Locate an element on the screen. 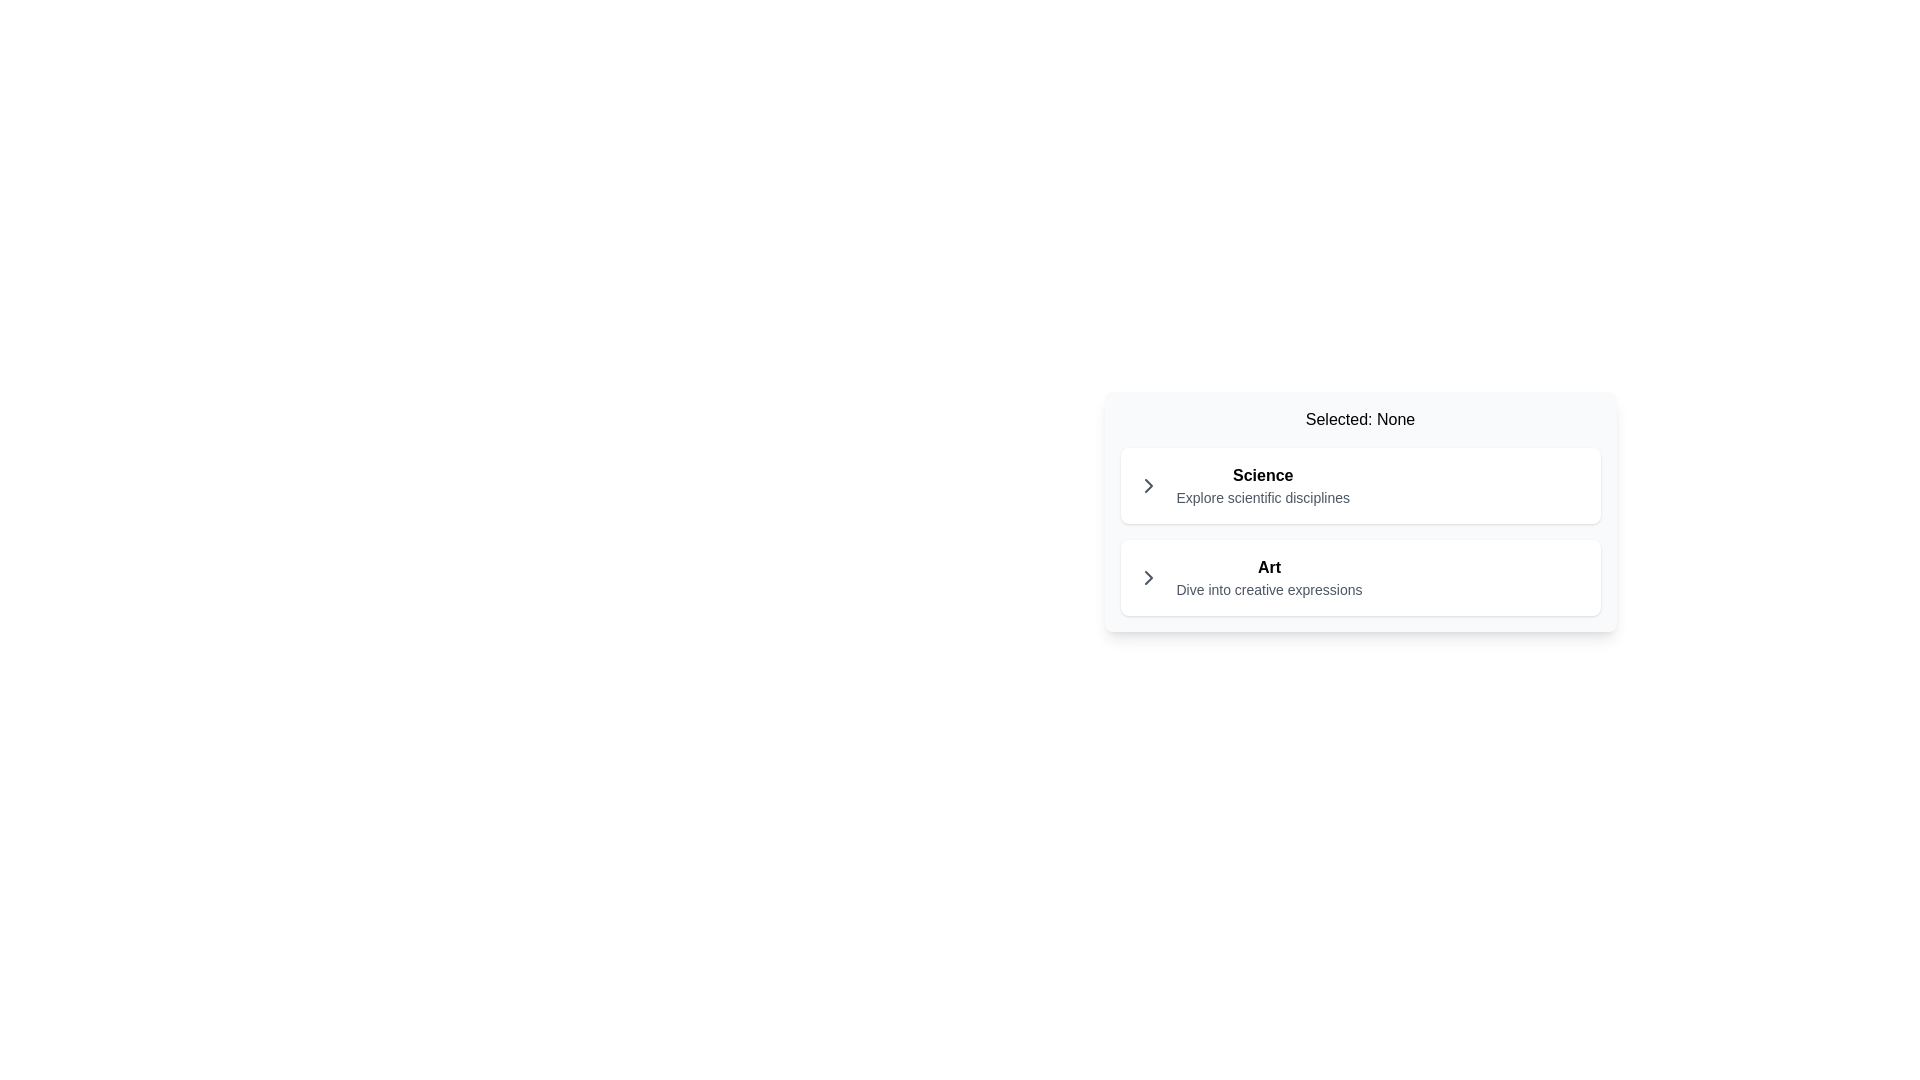  the bold text label displaying 'Art' is located at coordinates (1268, 567).